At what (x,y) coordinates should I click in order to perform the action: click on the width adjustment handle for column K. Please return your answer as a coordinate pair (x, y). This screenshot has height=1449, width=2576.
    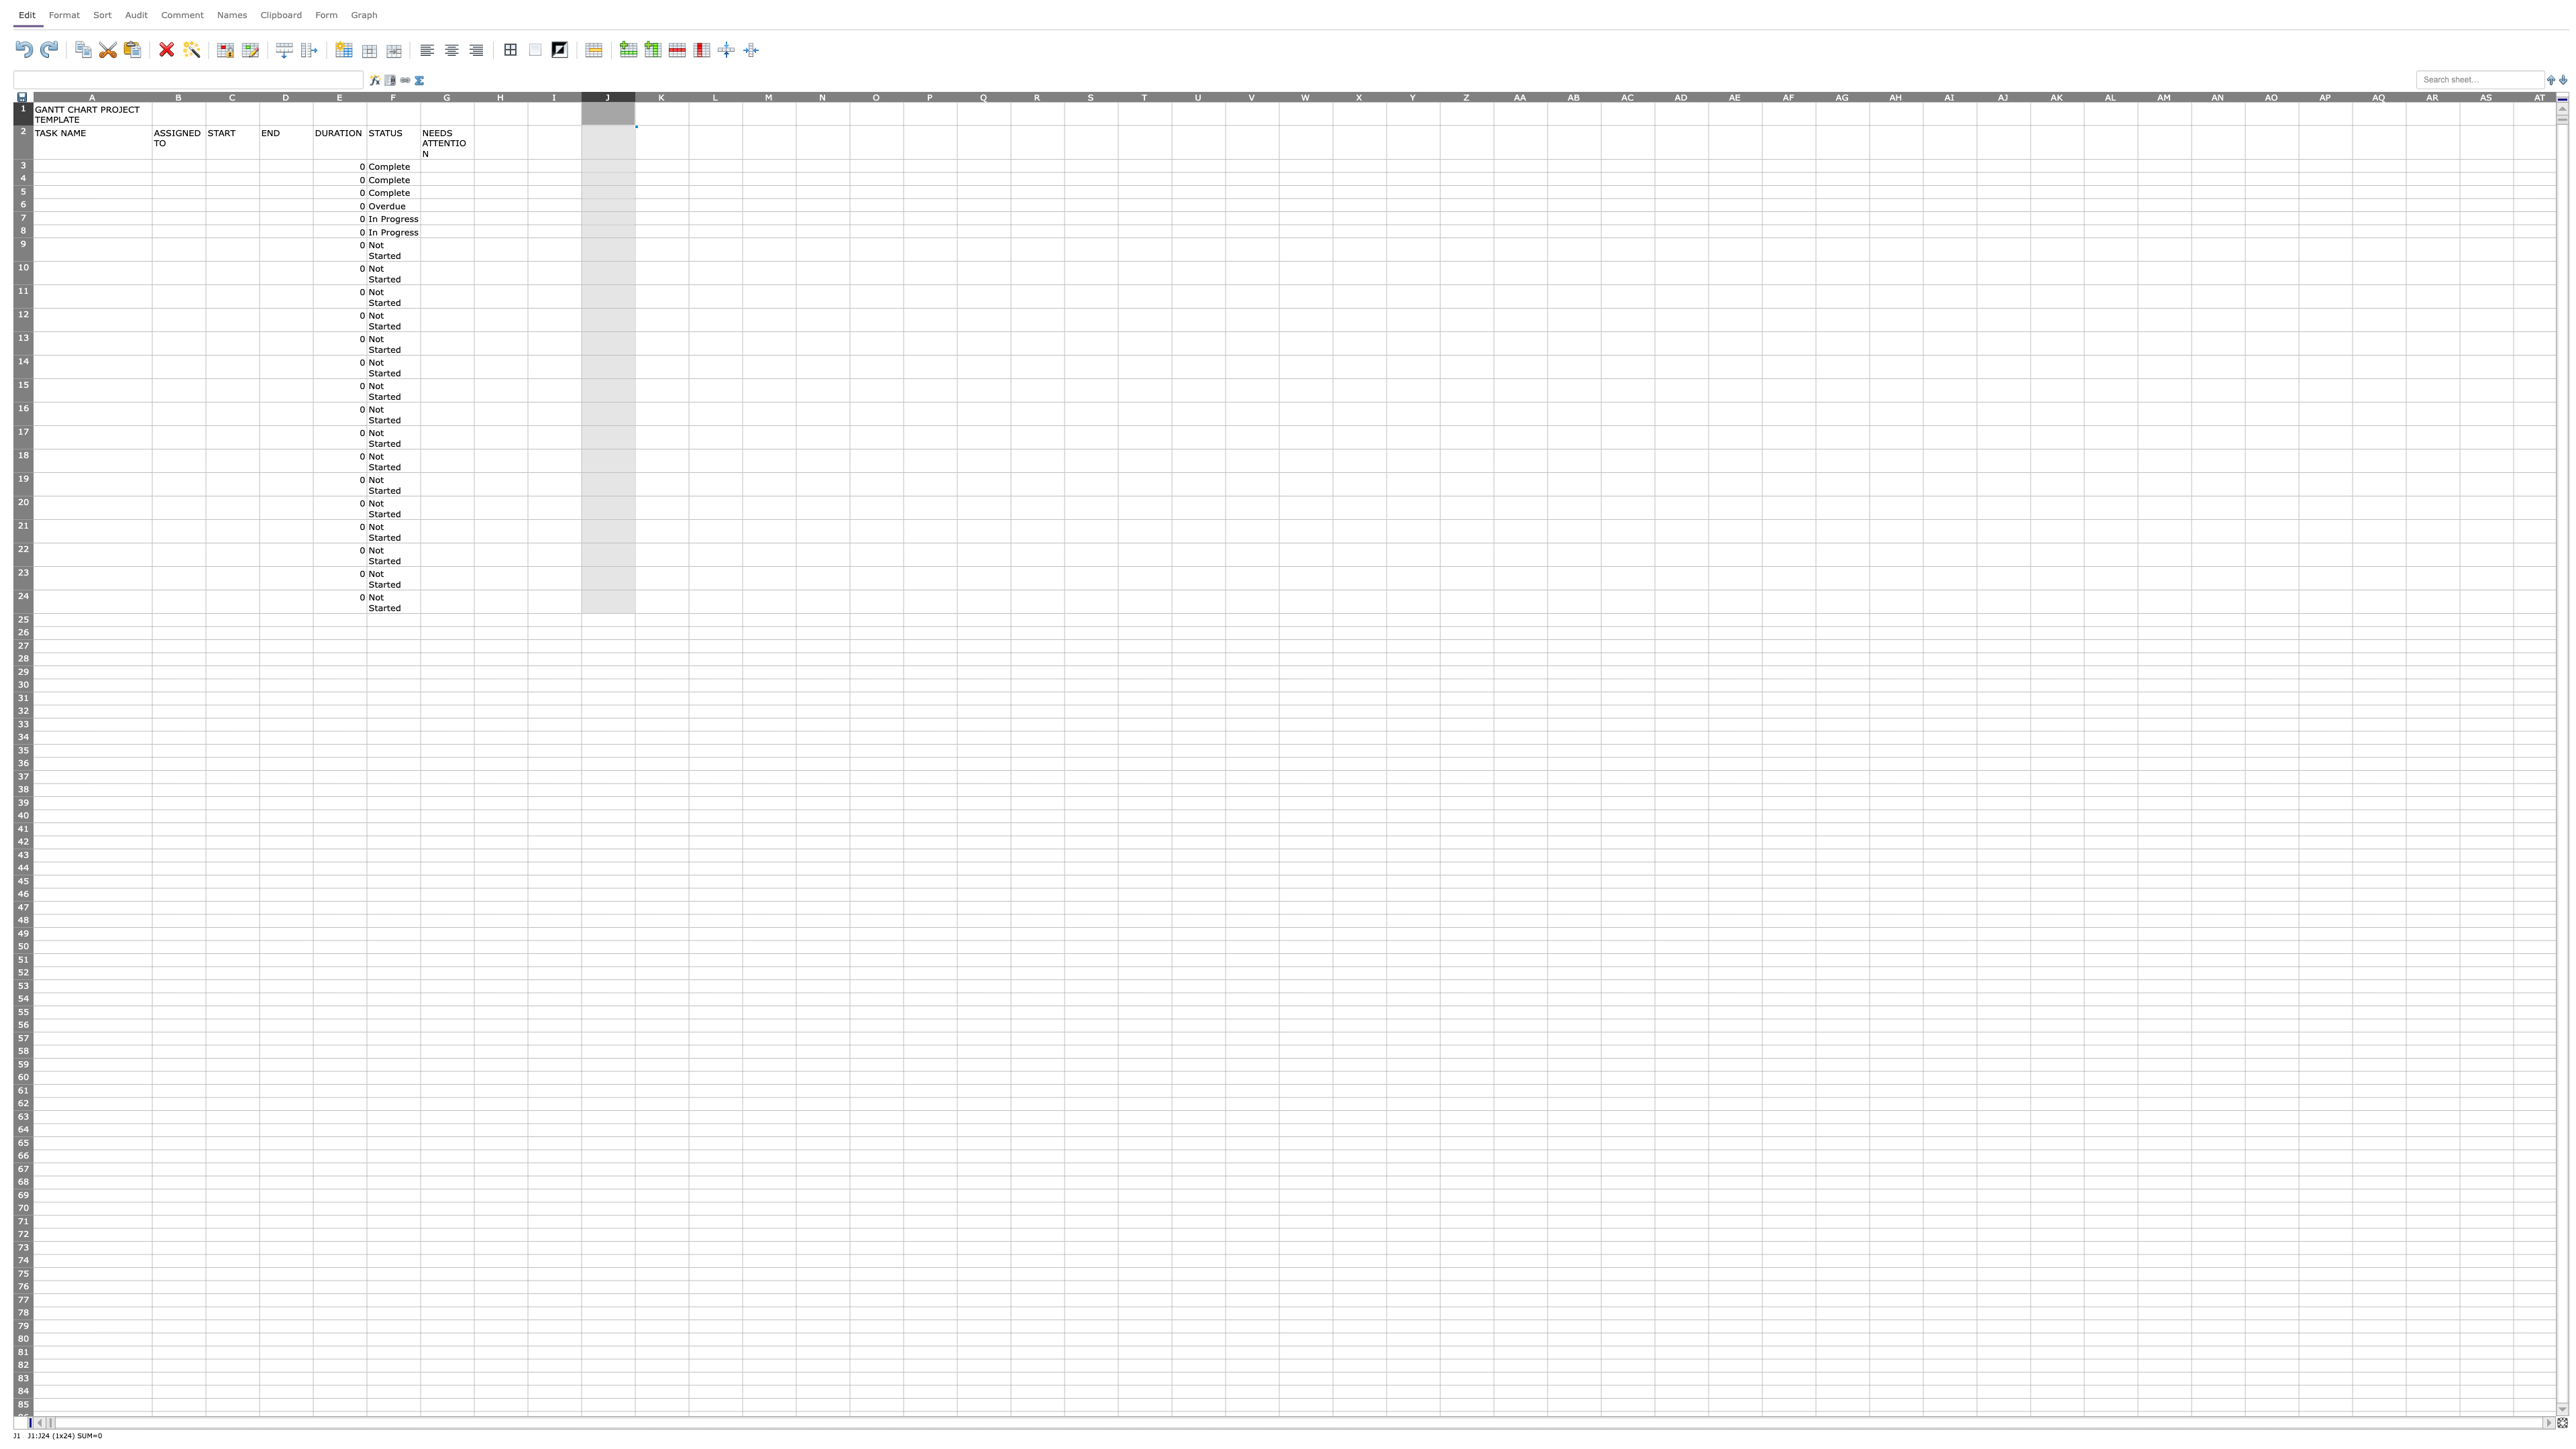
    Looking at the image, I should click on (688, 95).